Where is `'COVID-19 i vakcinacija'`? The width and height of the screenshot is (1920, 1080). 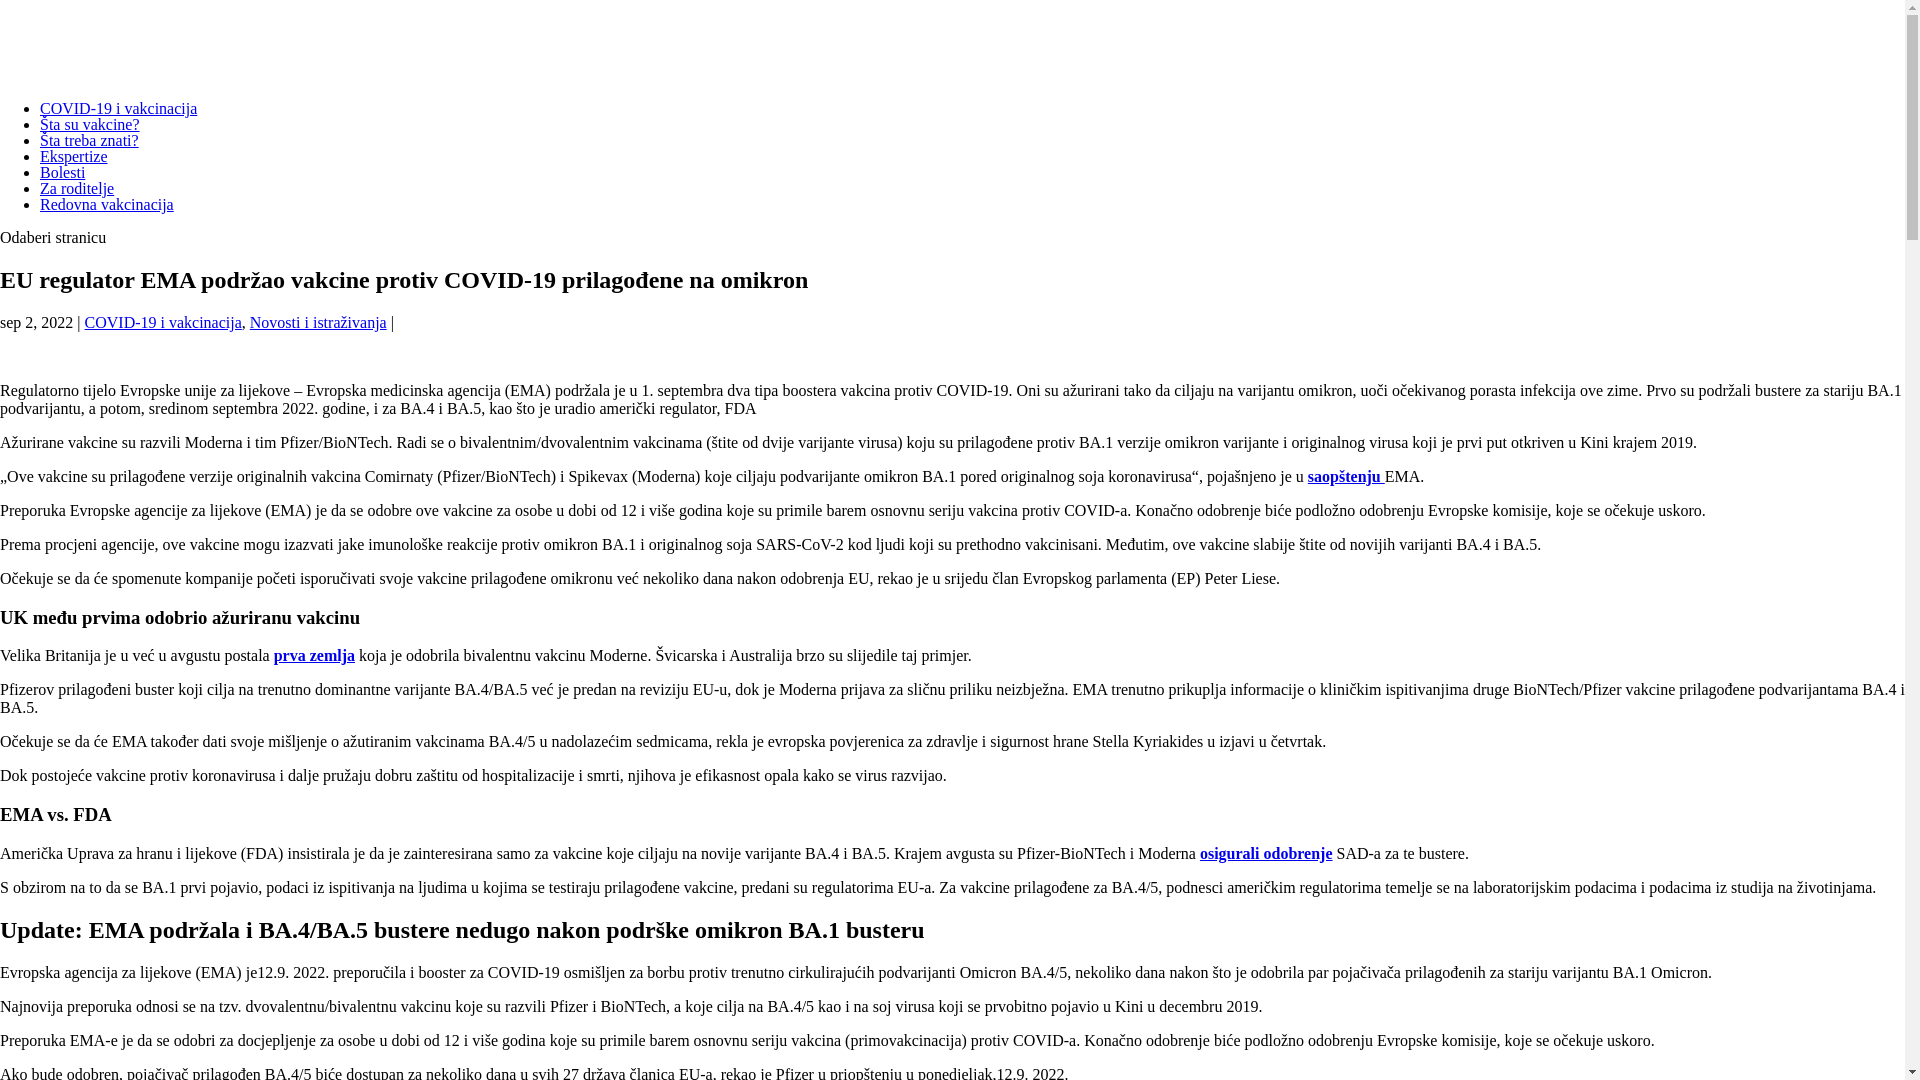
'COVID-19 i vakcinacija' is located at coordinates (117, 108).